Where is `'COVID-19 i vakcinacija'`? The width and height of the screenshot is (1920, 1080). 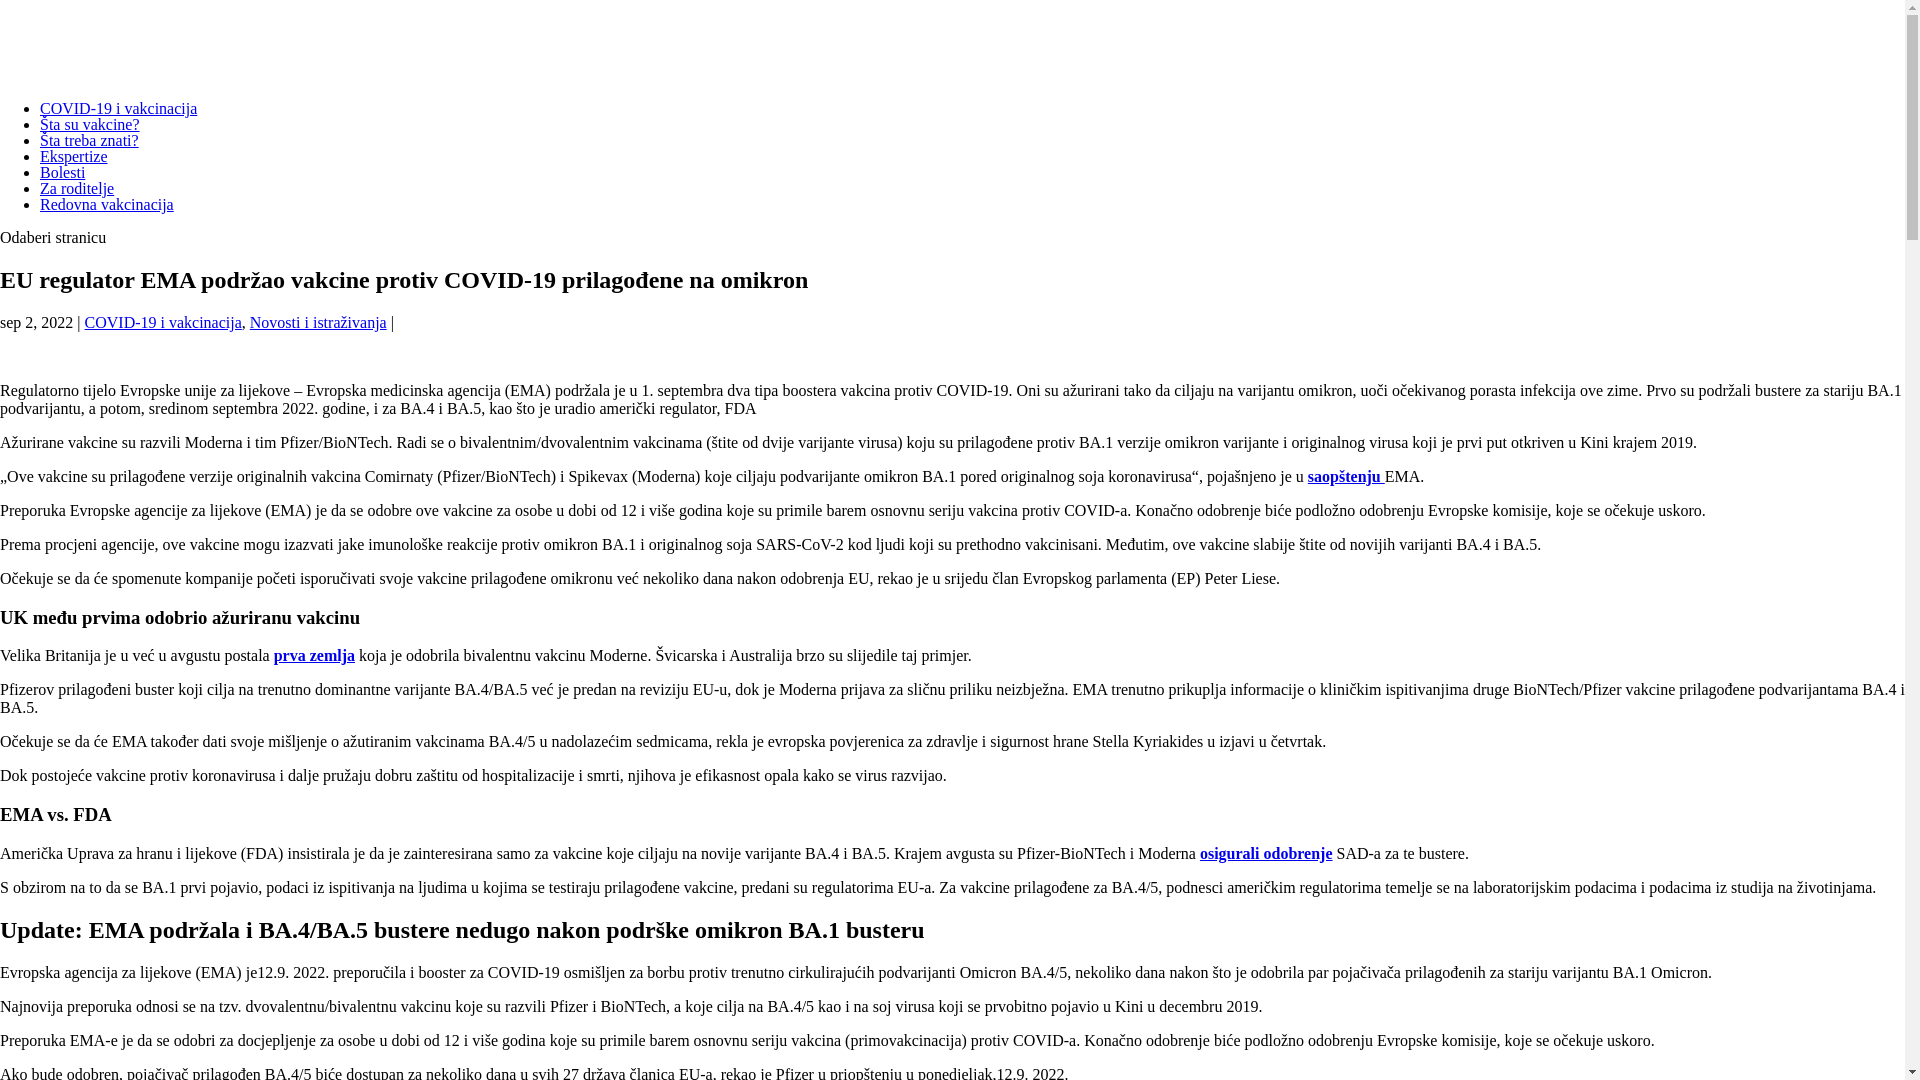
'COVID-19 i vakcinacija' is located at coordinates (117, 108).